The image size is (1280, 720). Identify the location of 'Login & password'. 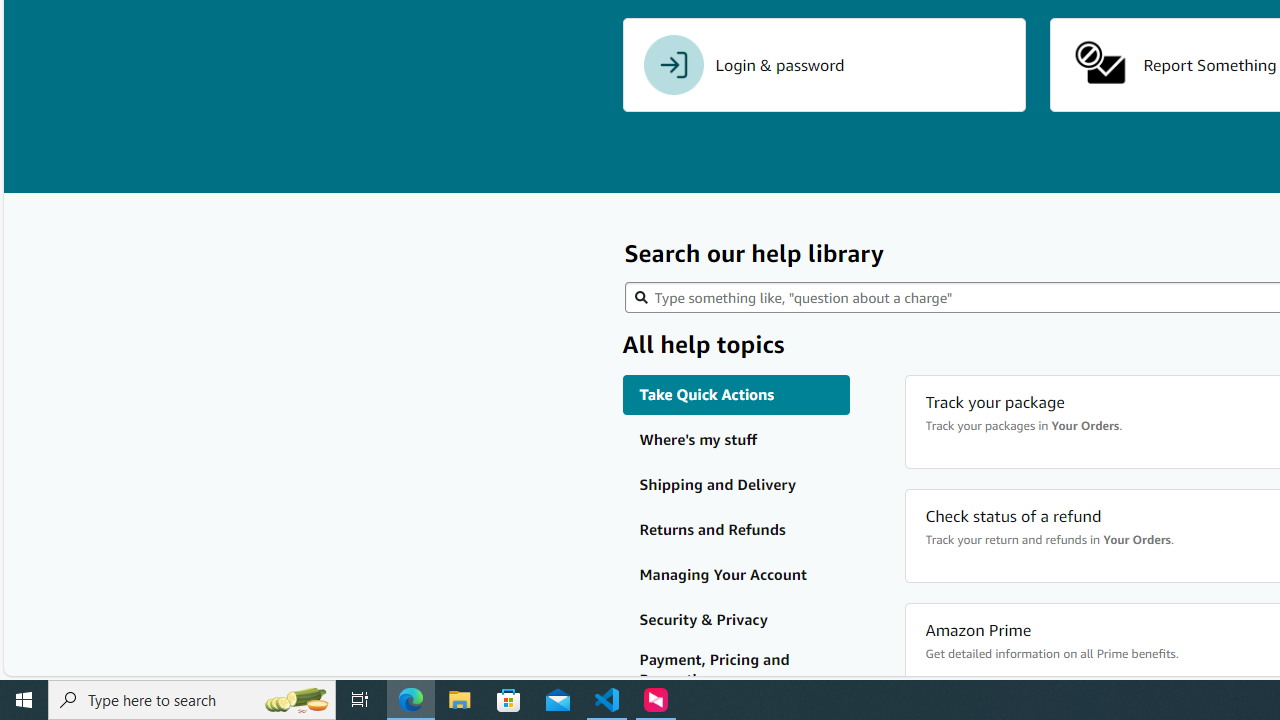
(824, 64).